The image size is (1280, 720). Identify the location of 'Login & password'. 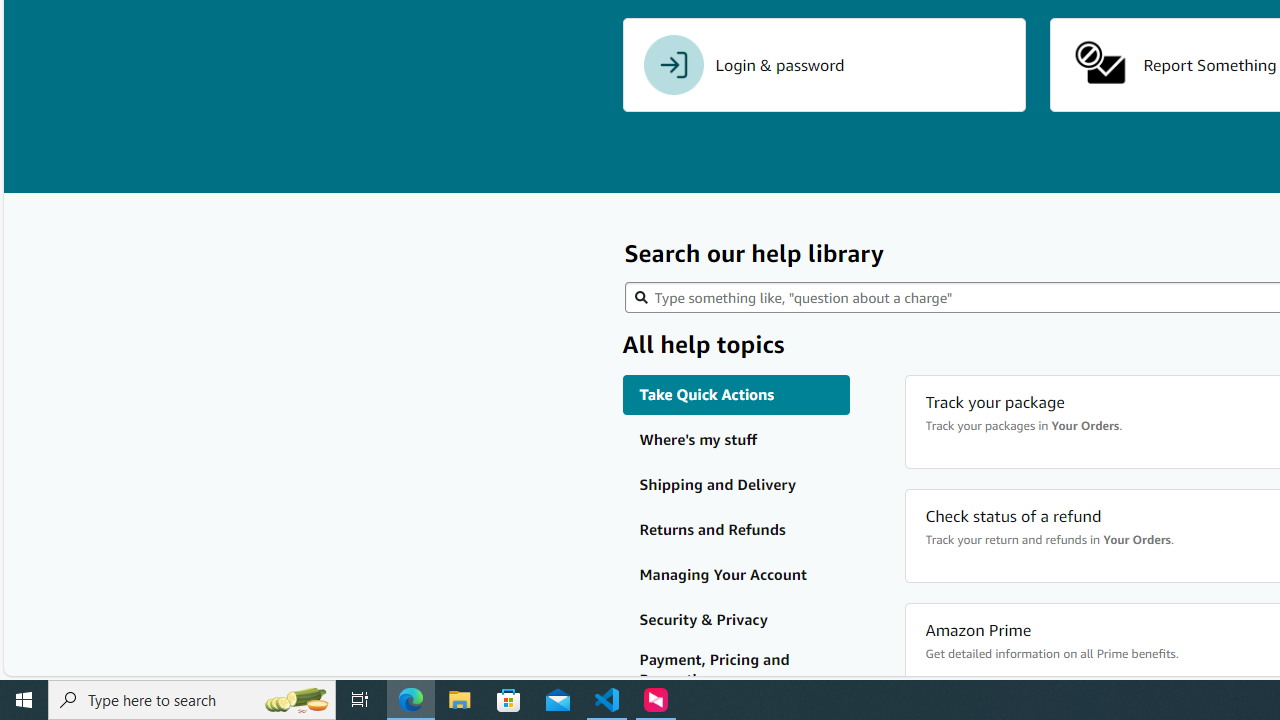
(824, 64).